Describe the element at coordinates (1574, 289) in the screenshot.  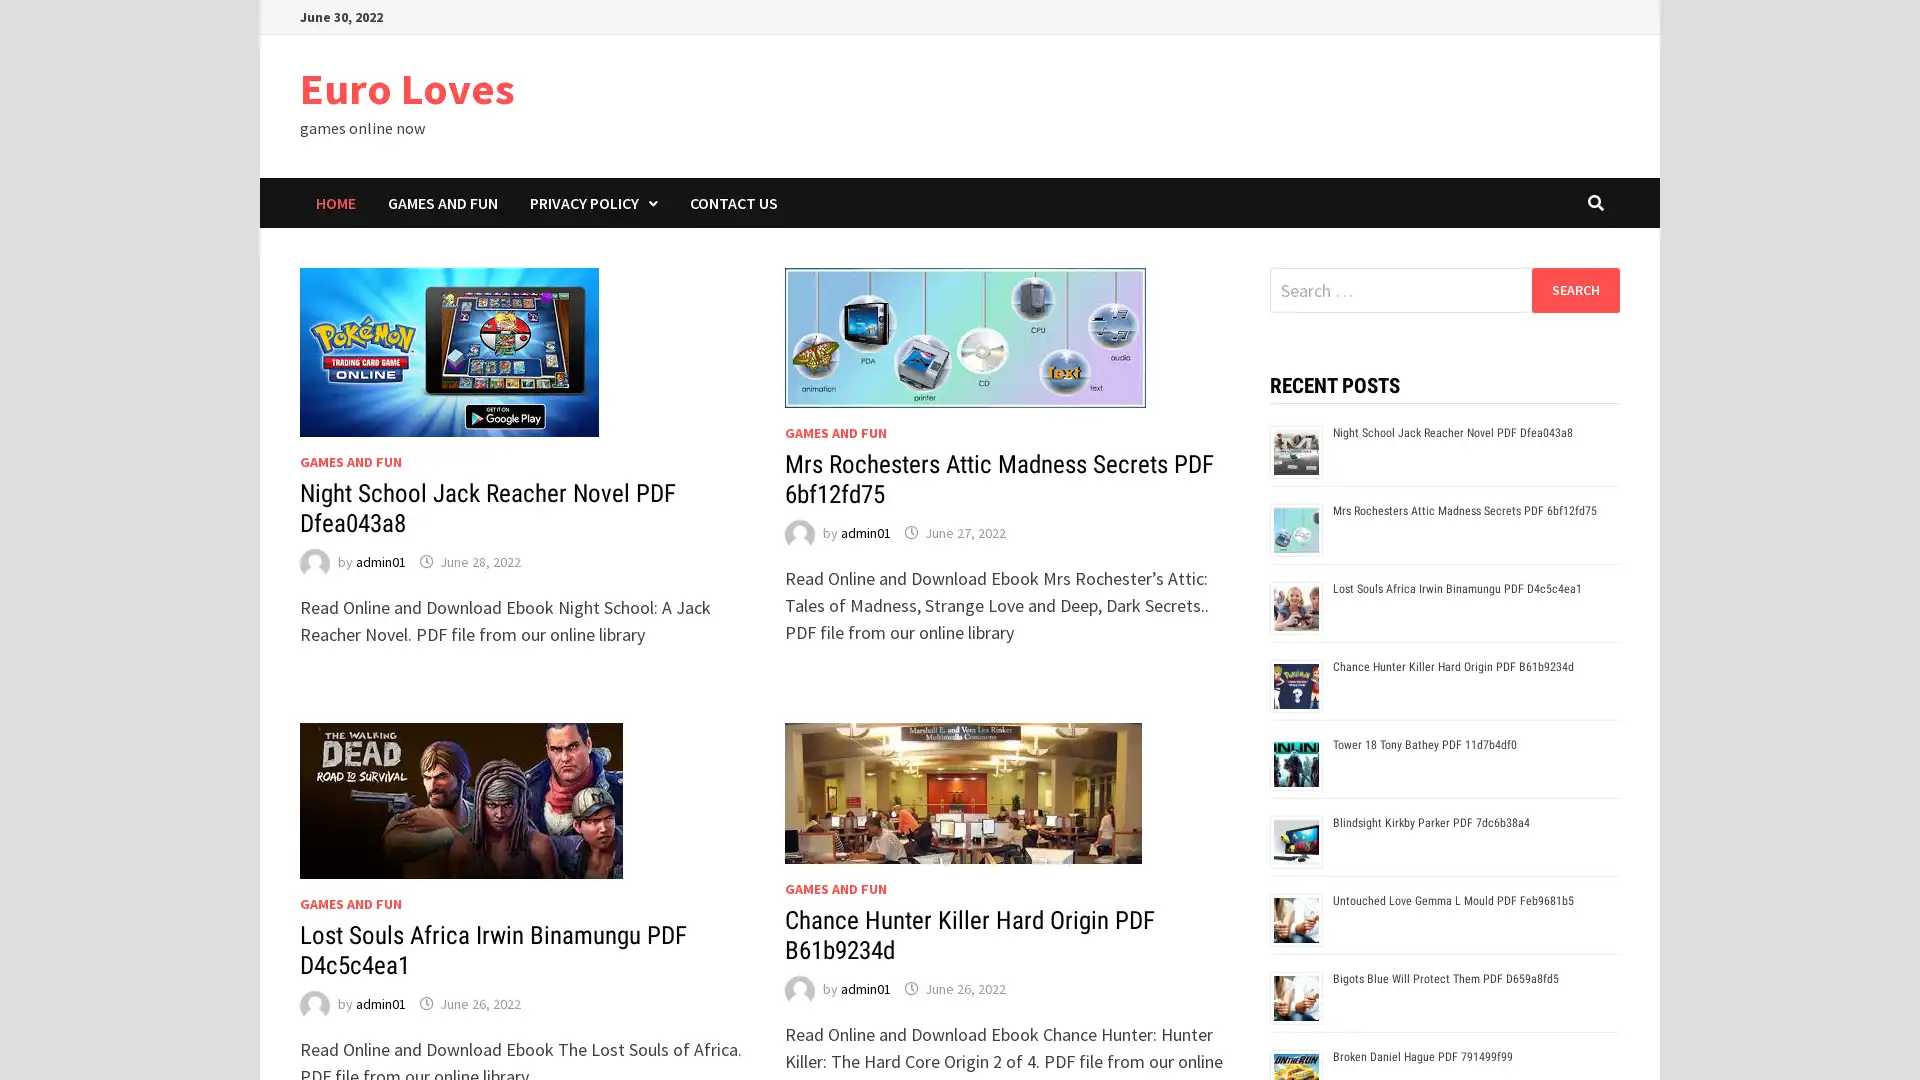
I see `Search` at that location.